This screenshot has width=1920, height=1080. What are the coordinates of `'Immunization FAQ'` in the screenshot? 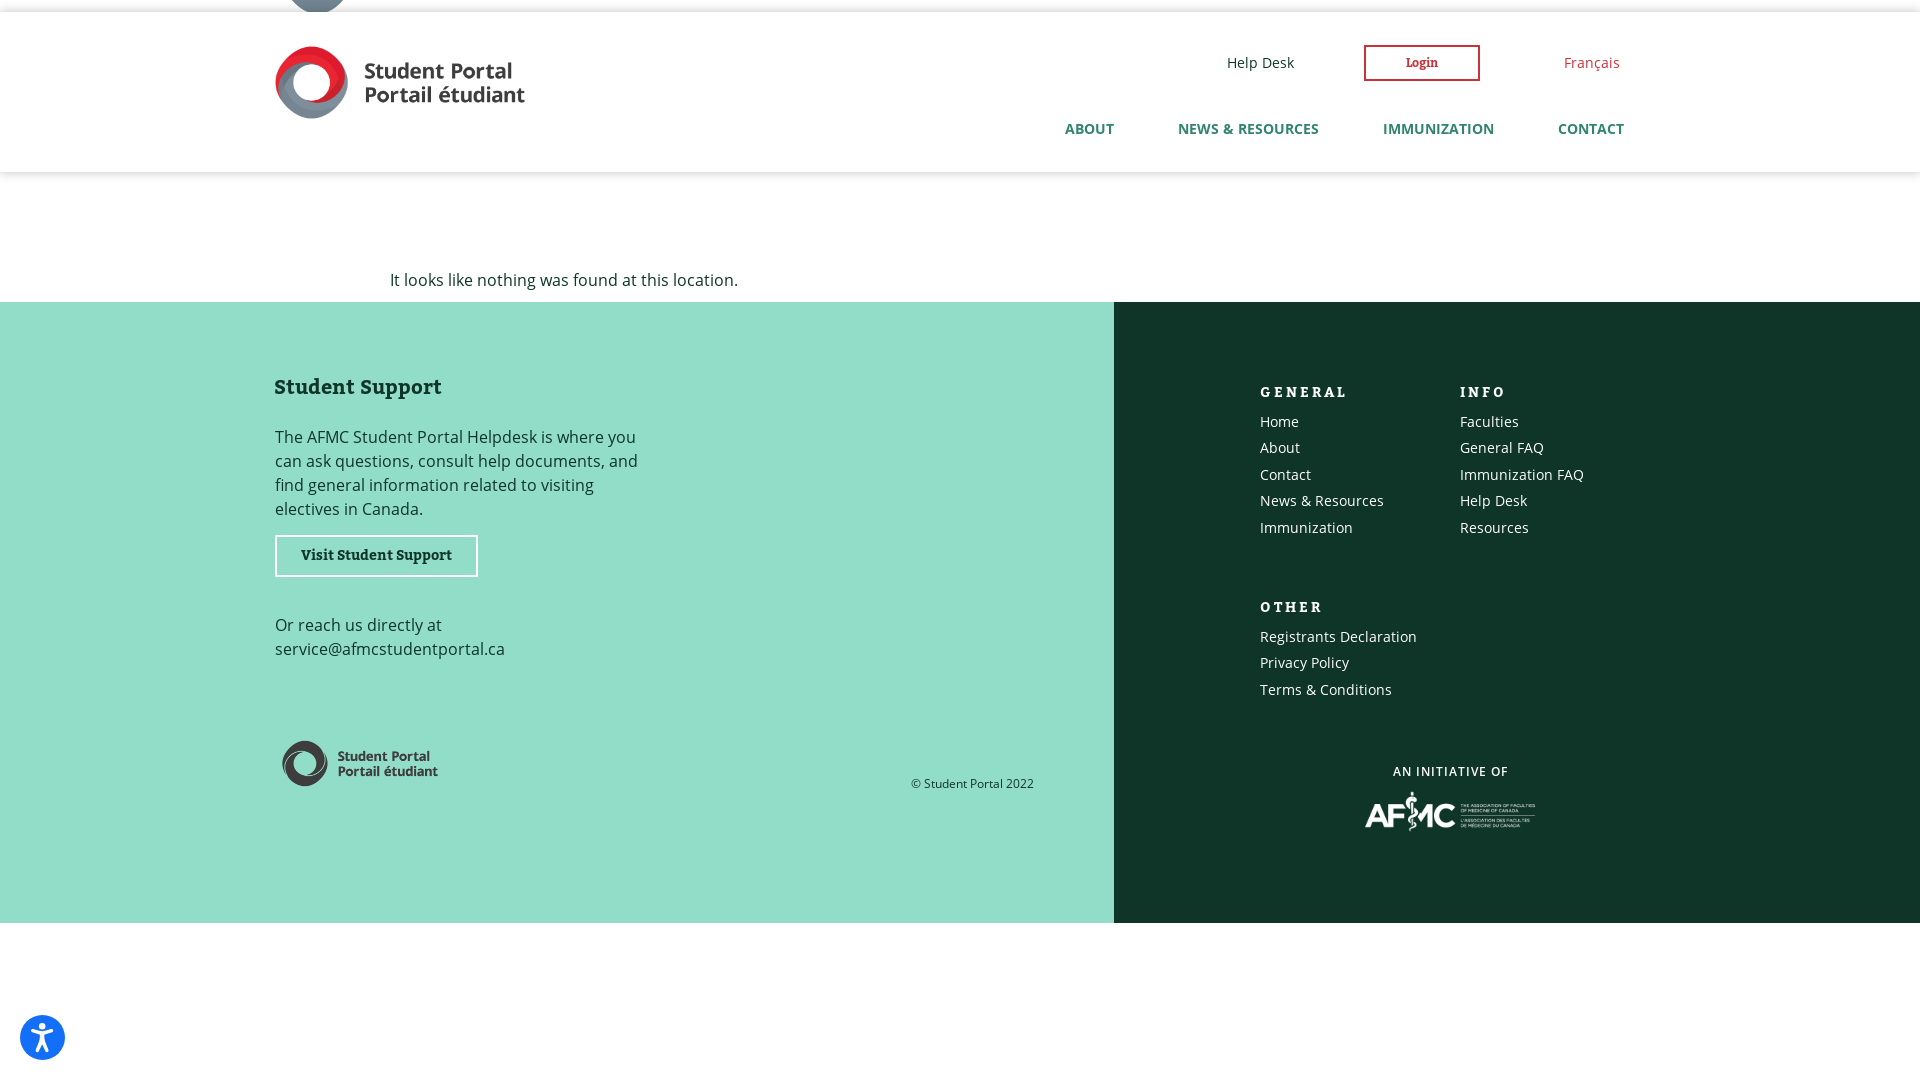 It's located at (1520, 474).